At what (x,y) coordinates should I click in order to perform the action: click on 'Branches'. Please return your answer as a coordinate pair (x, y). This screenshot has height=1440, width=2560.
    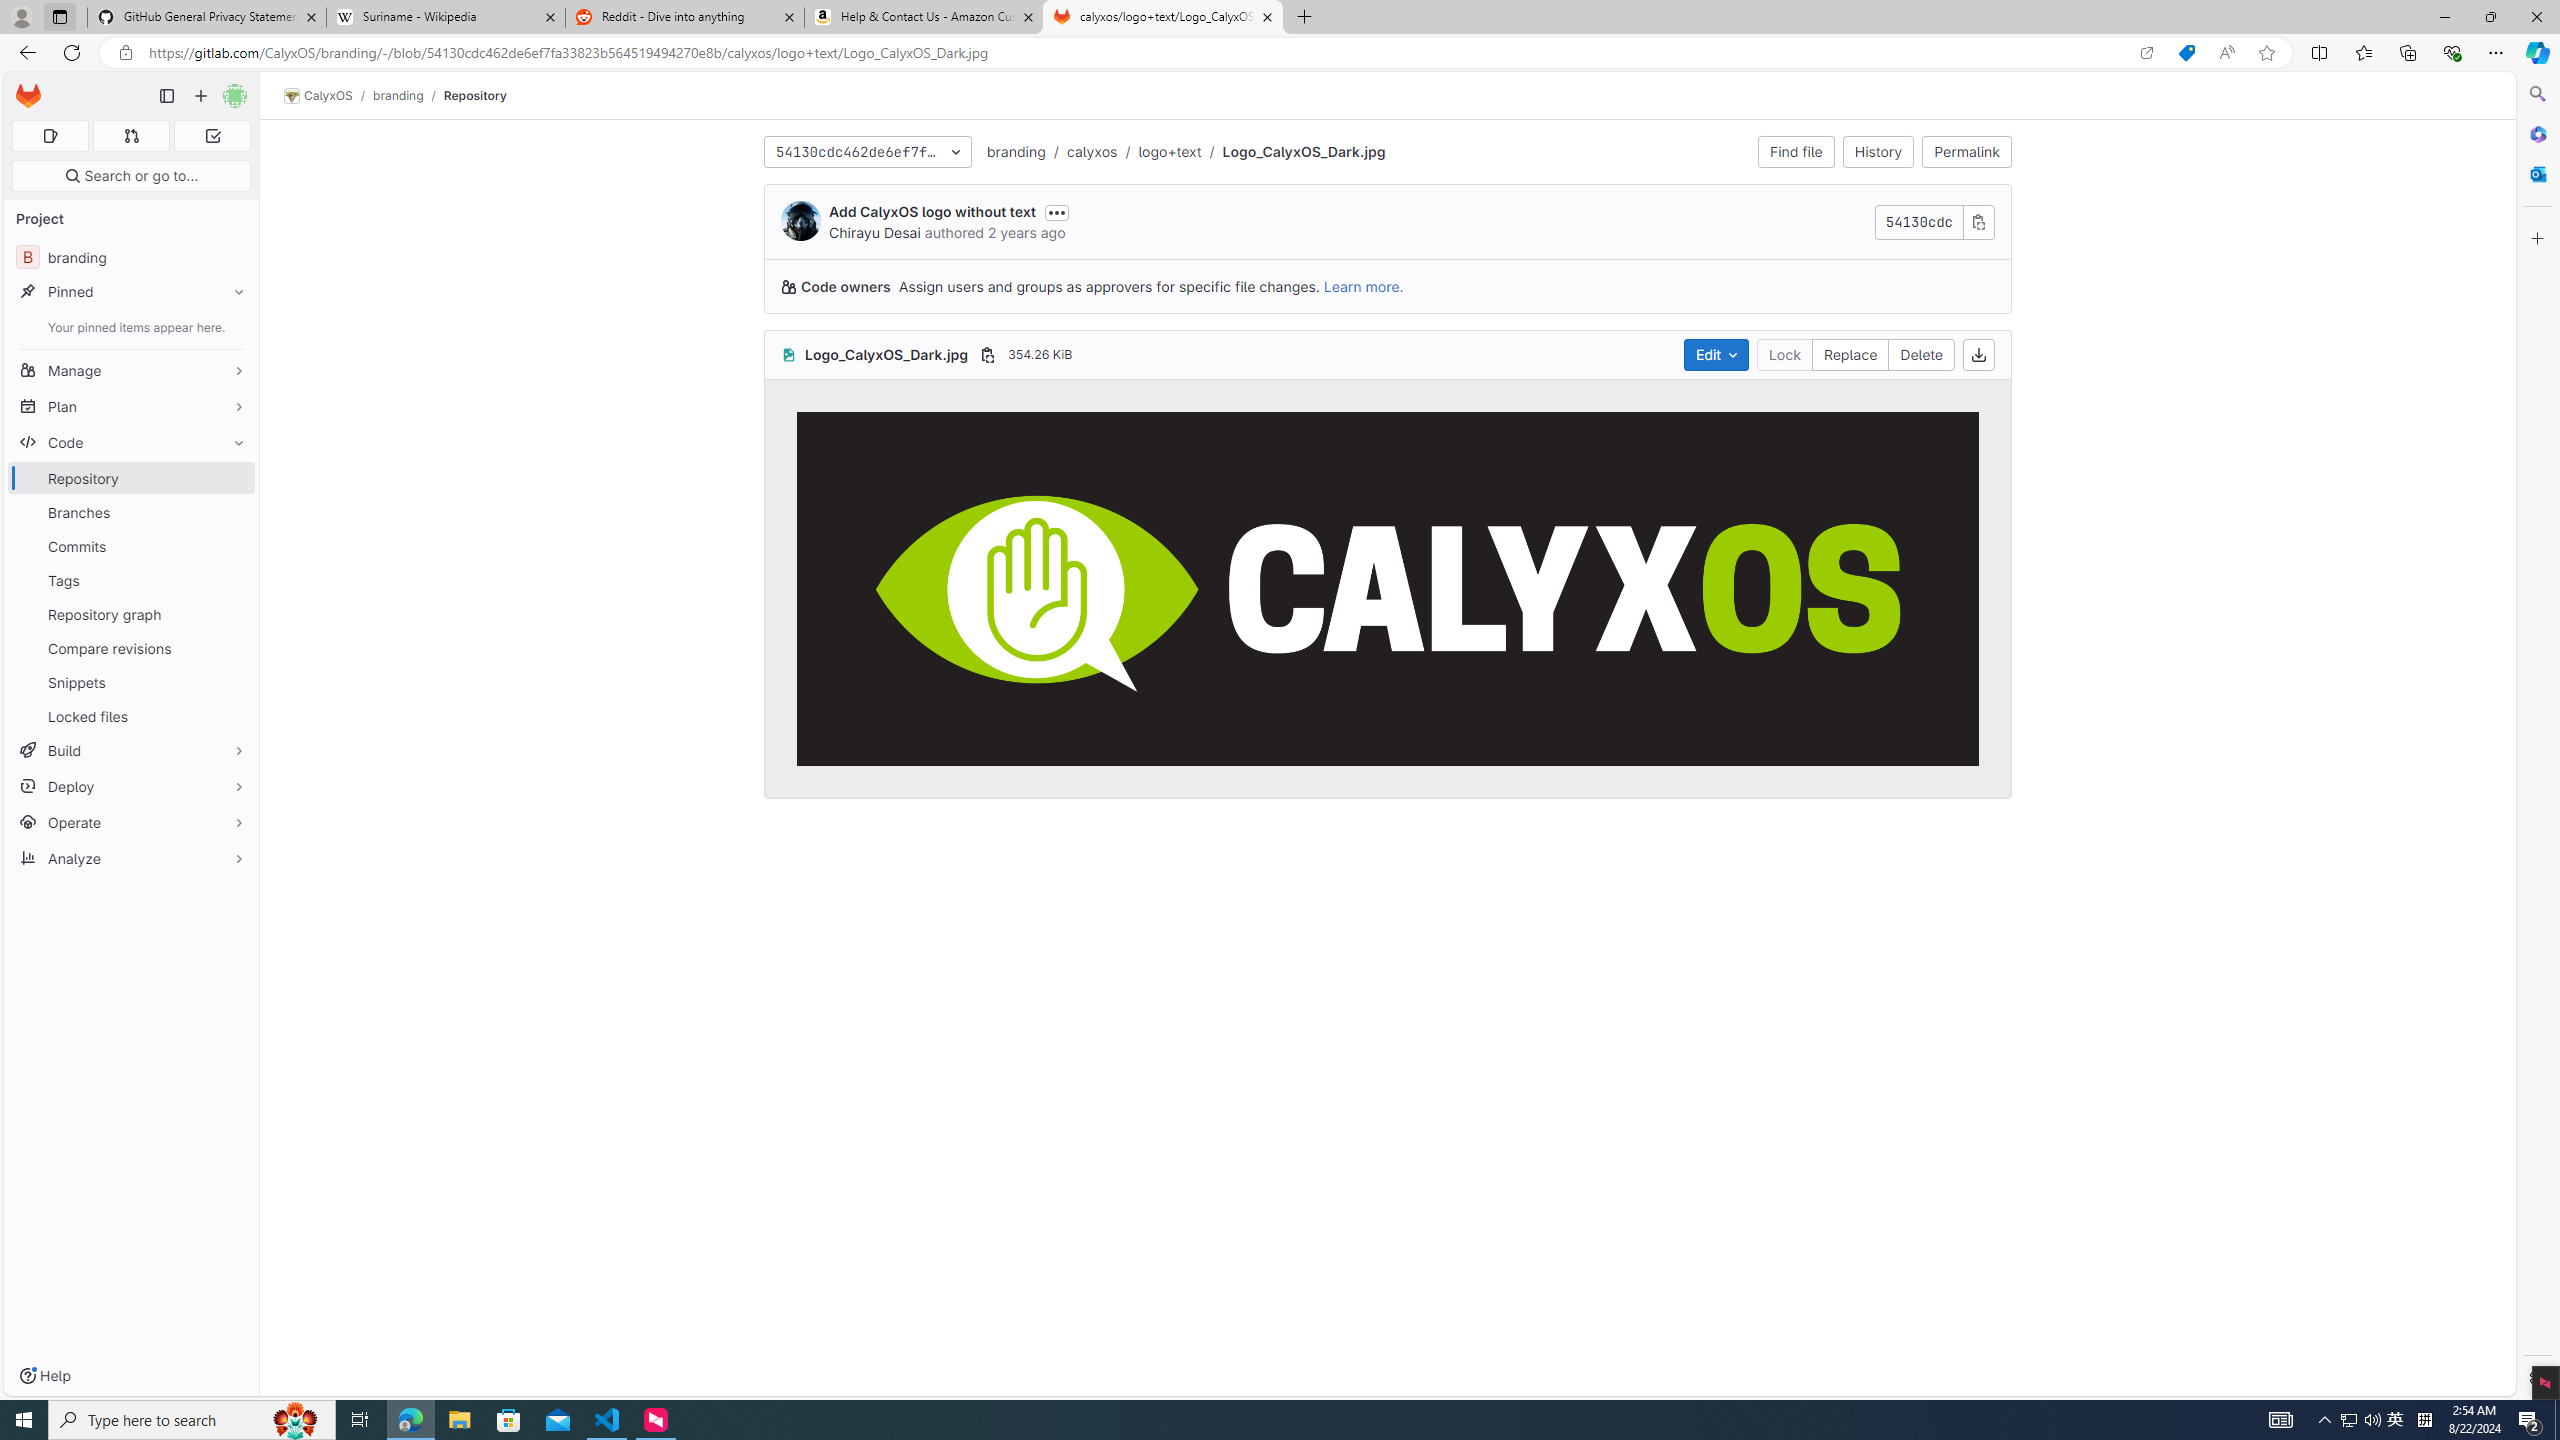
    Looking at the image, I should click on (130, 510).